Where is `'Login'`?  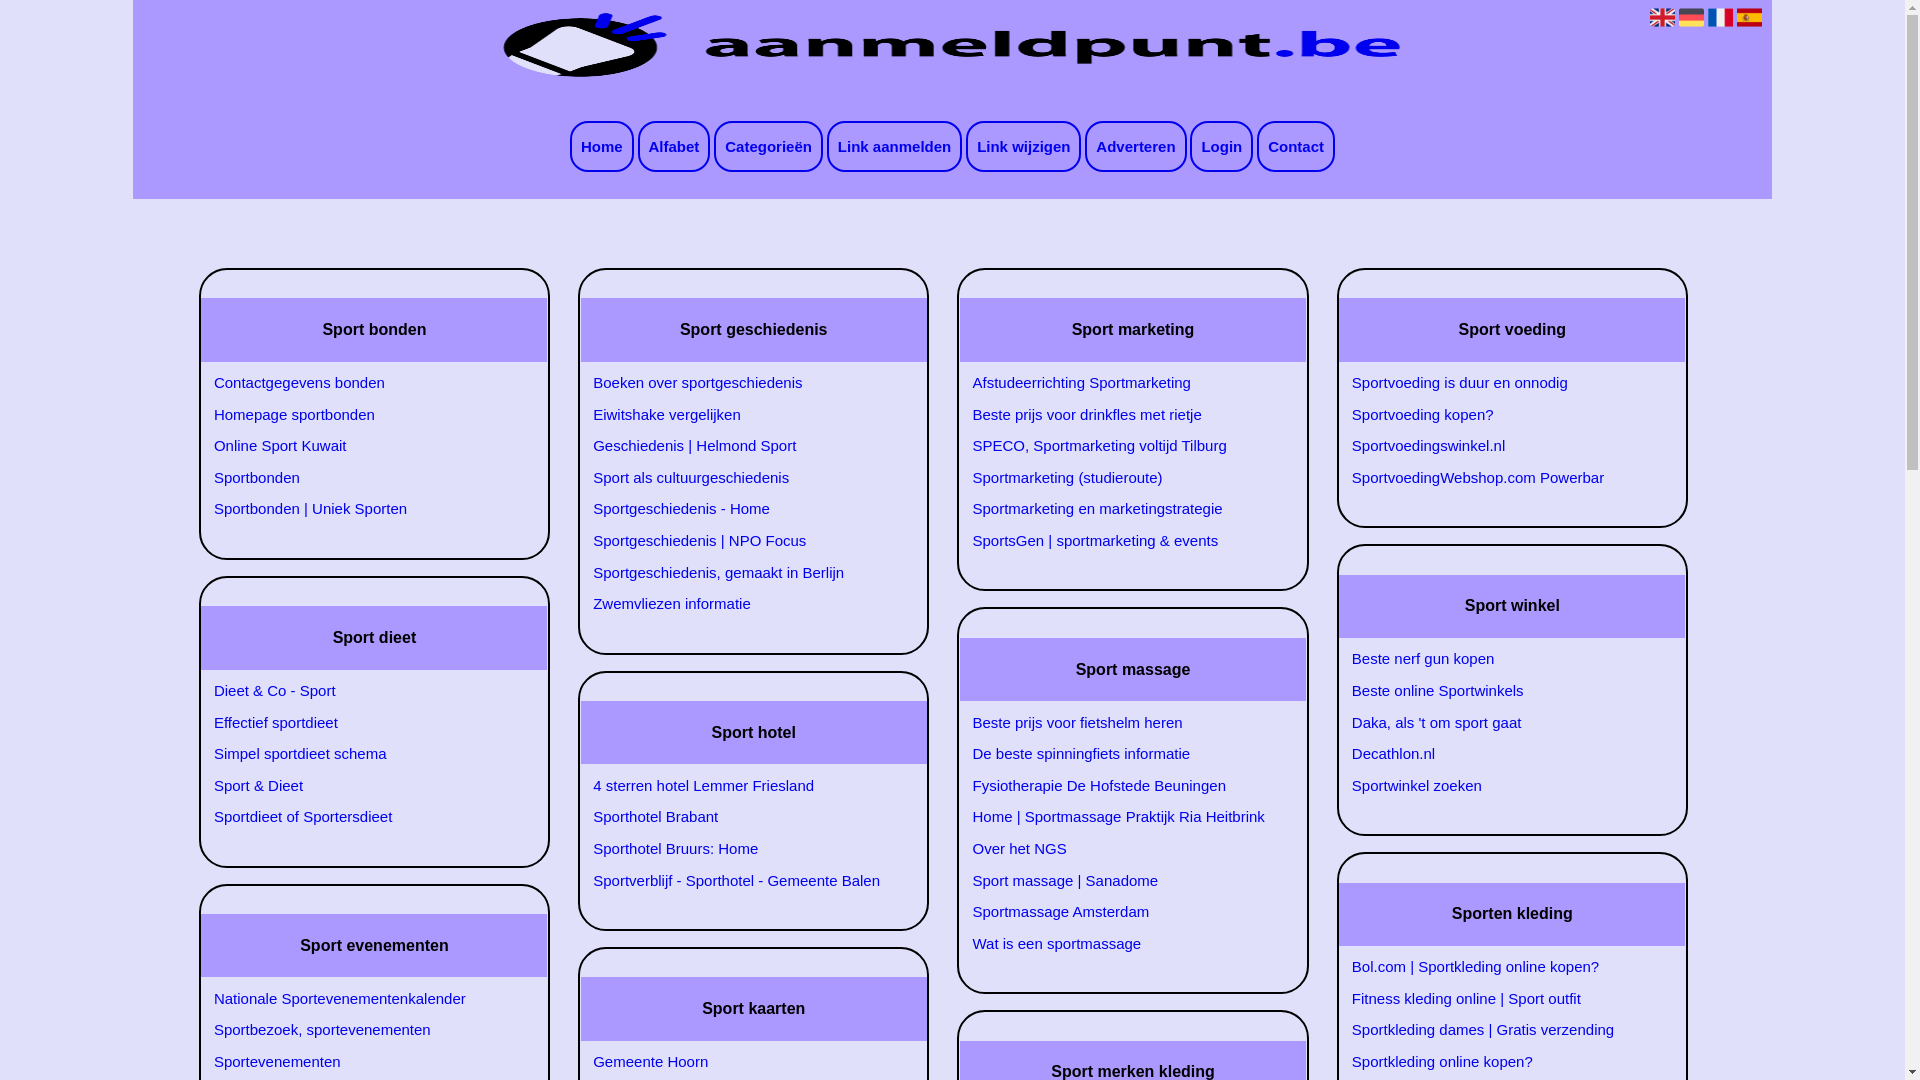 'Login' is located at coordinates (1220, 145).